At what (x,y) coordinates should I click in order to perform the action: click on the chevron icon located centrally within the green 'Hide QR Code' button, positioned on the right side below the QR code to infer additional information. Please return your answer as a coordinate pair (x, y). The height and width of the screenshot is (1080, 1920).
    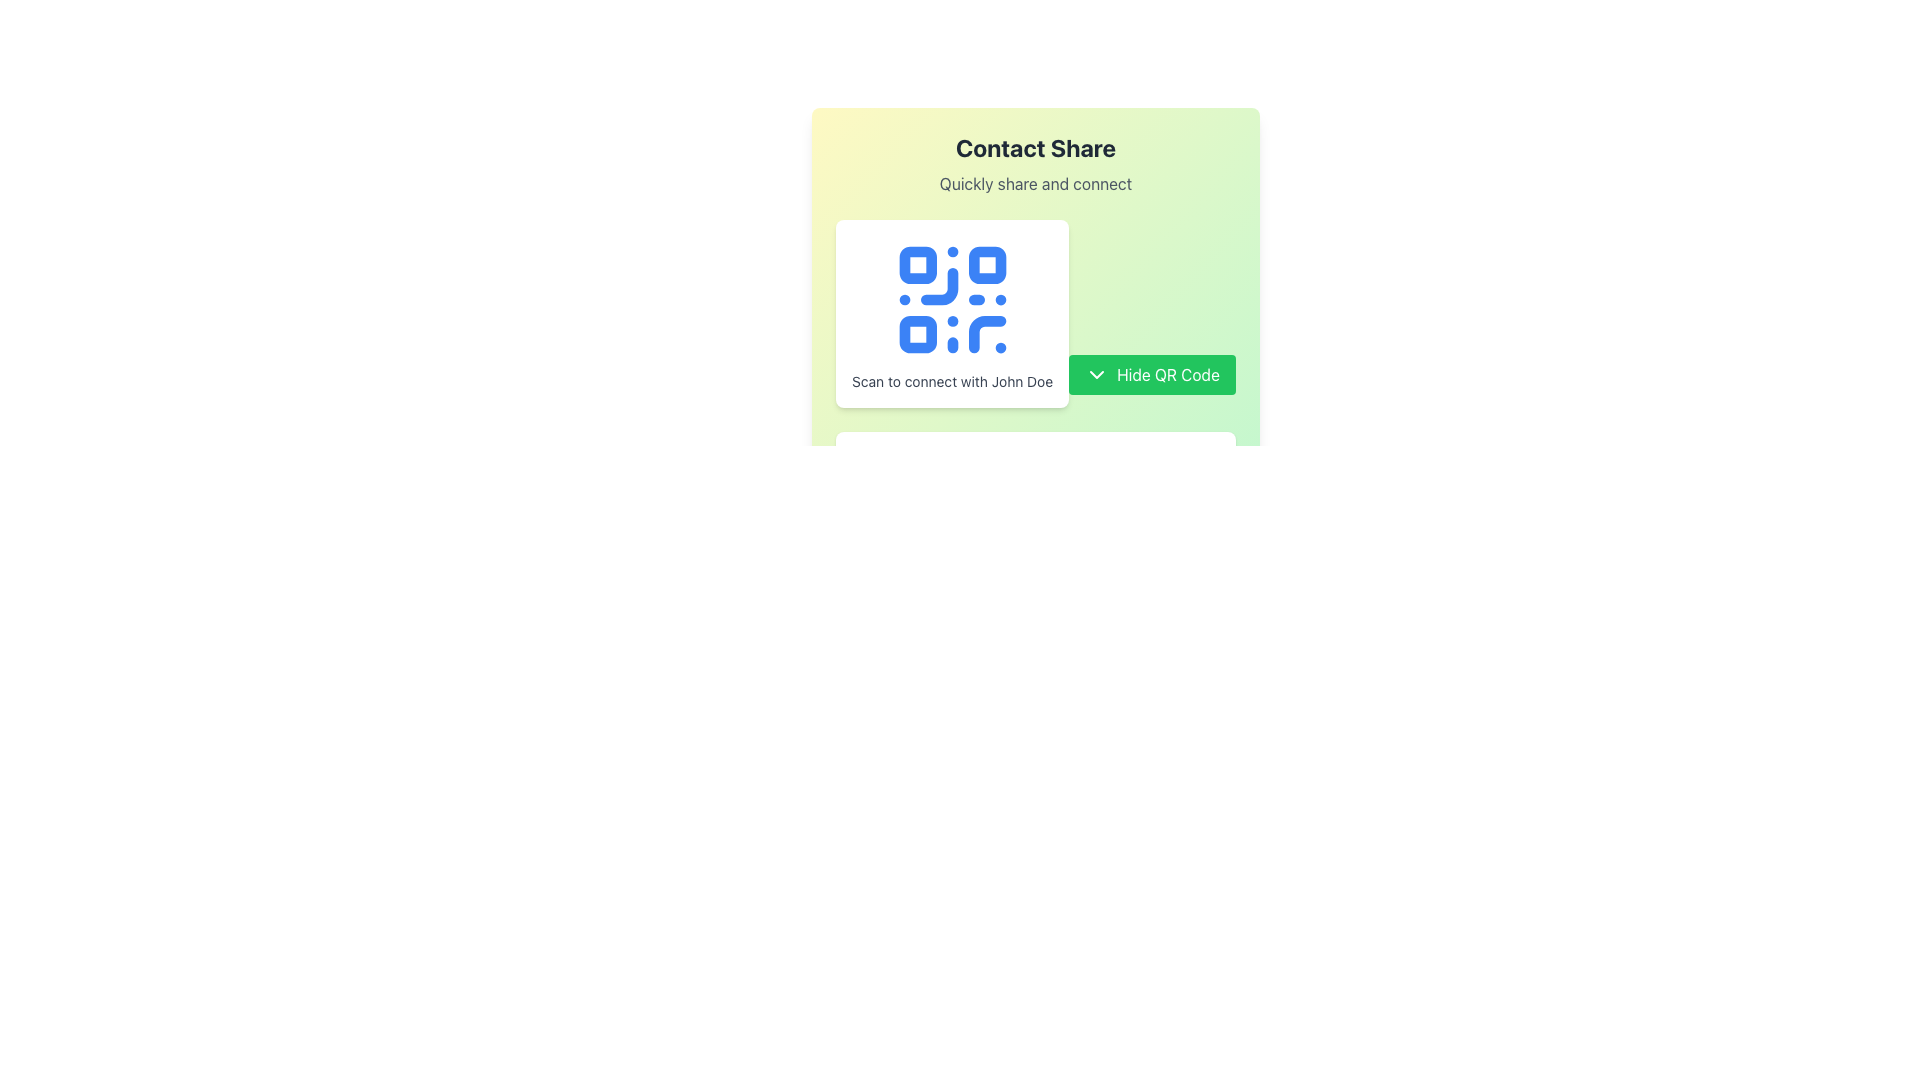
    Looking at the image, I should click on (1096, 374).